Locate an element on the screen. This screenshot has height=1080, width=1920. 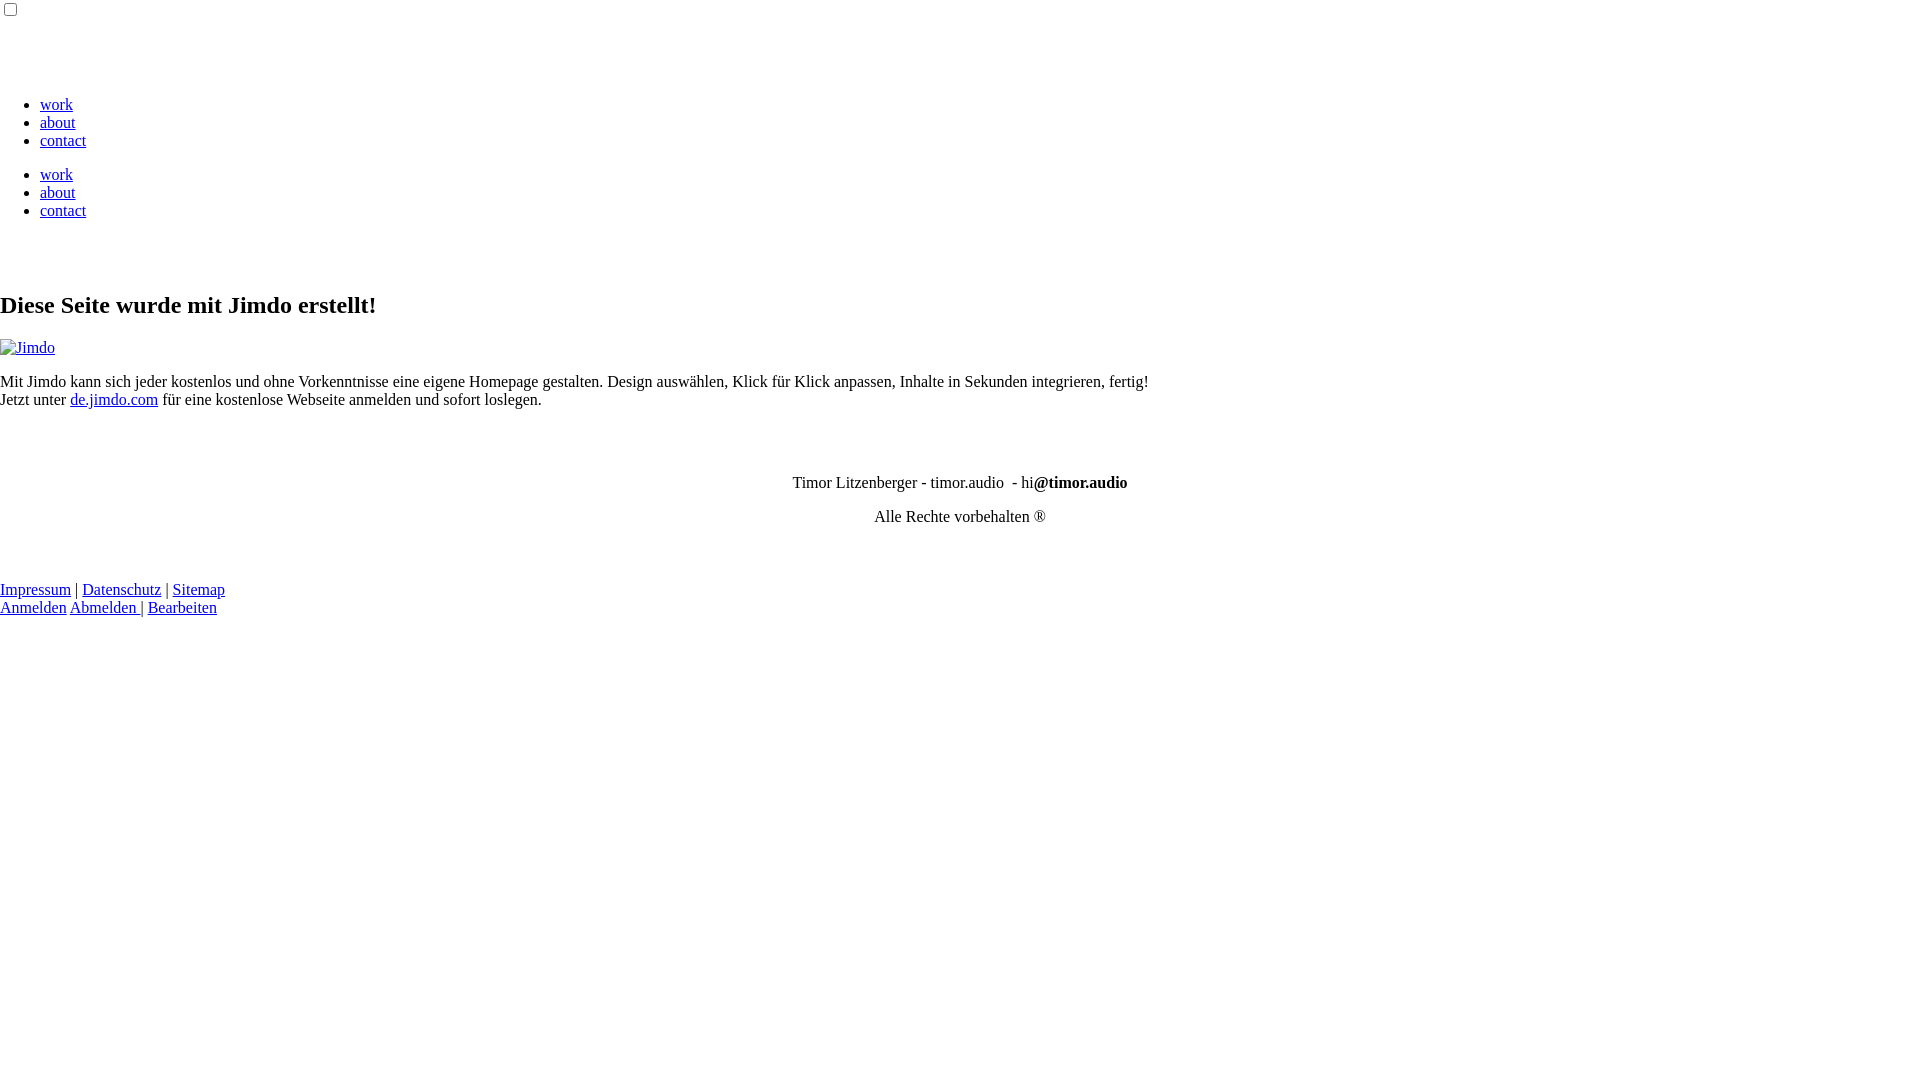
'contact' is located at coordinates (39, 139).